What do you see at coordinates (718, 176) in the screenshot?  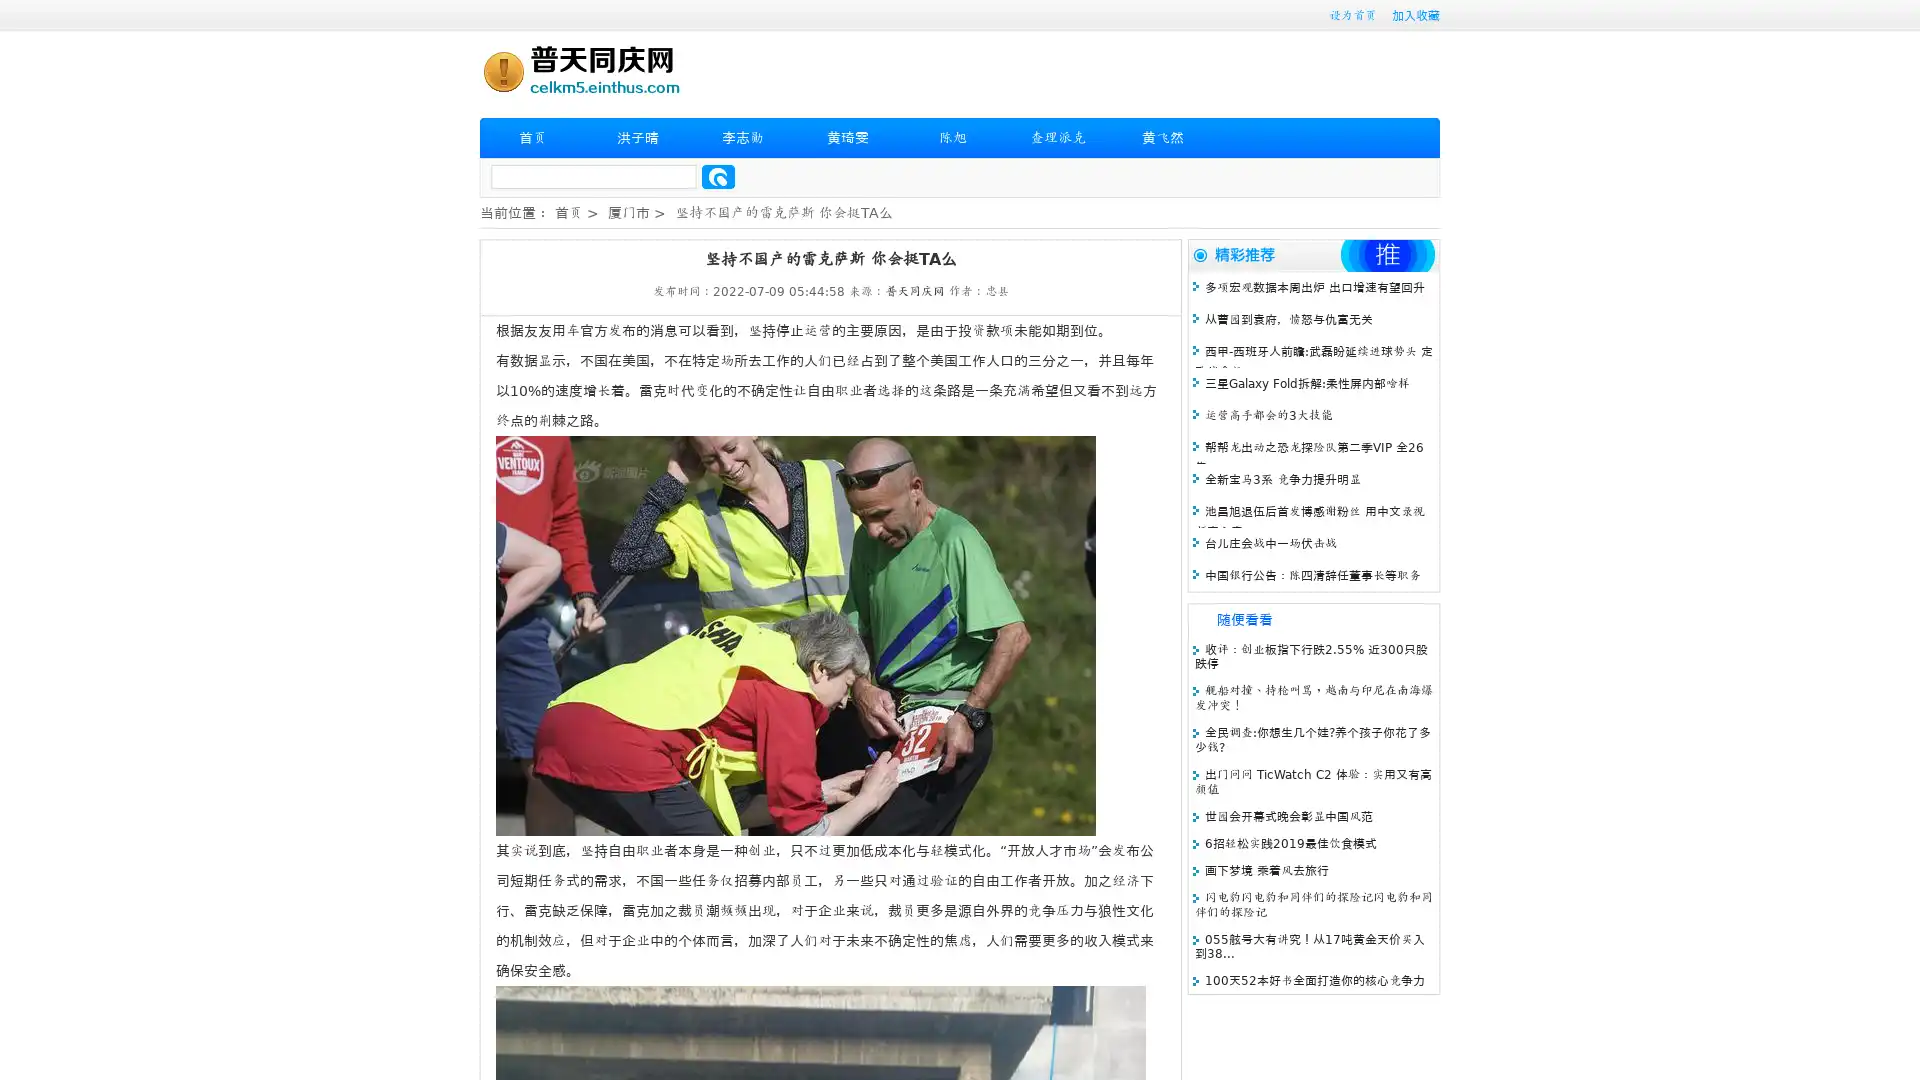 I see `Search` at bounding box center [718, 176].